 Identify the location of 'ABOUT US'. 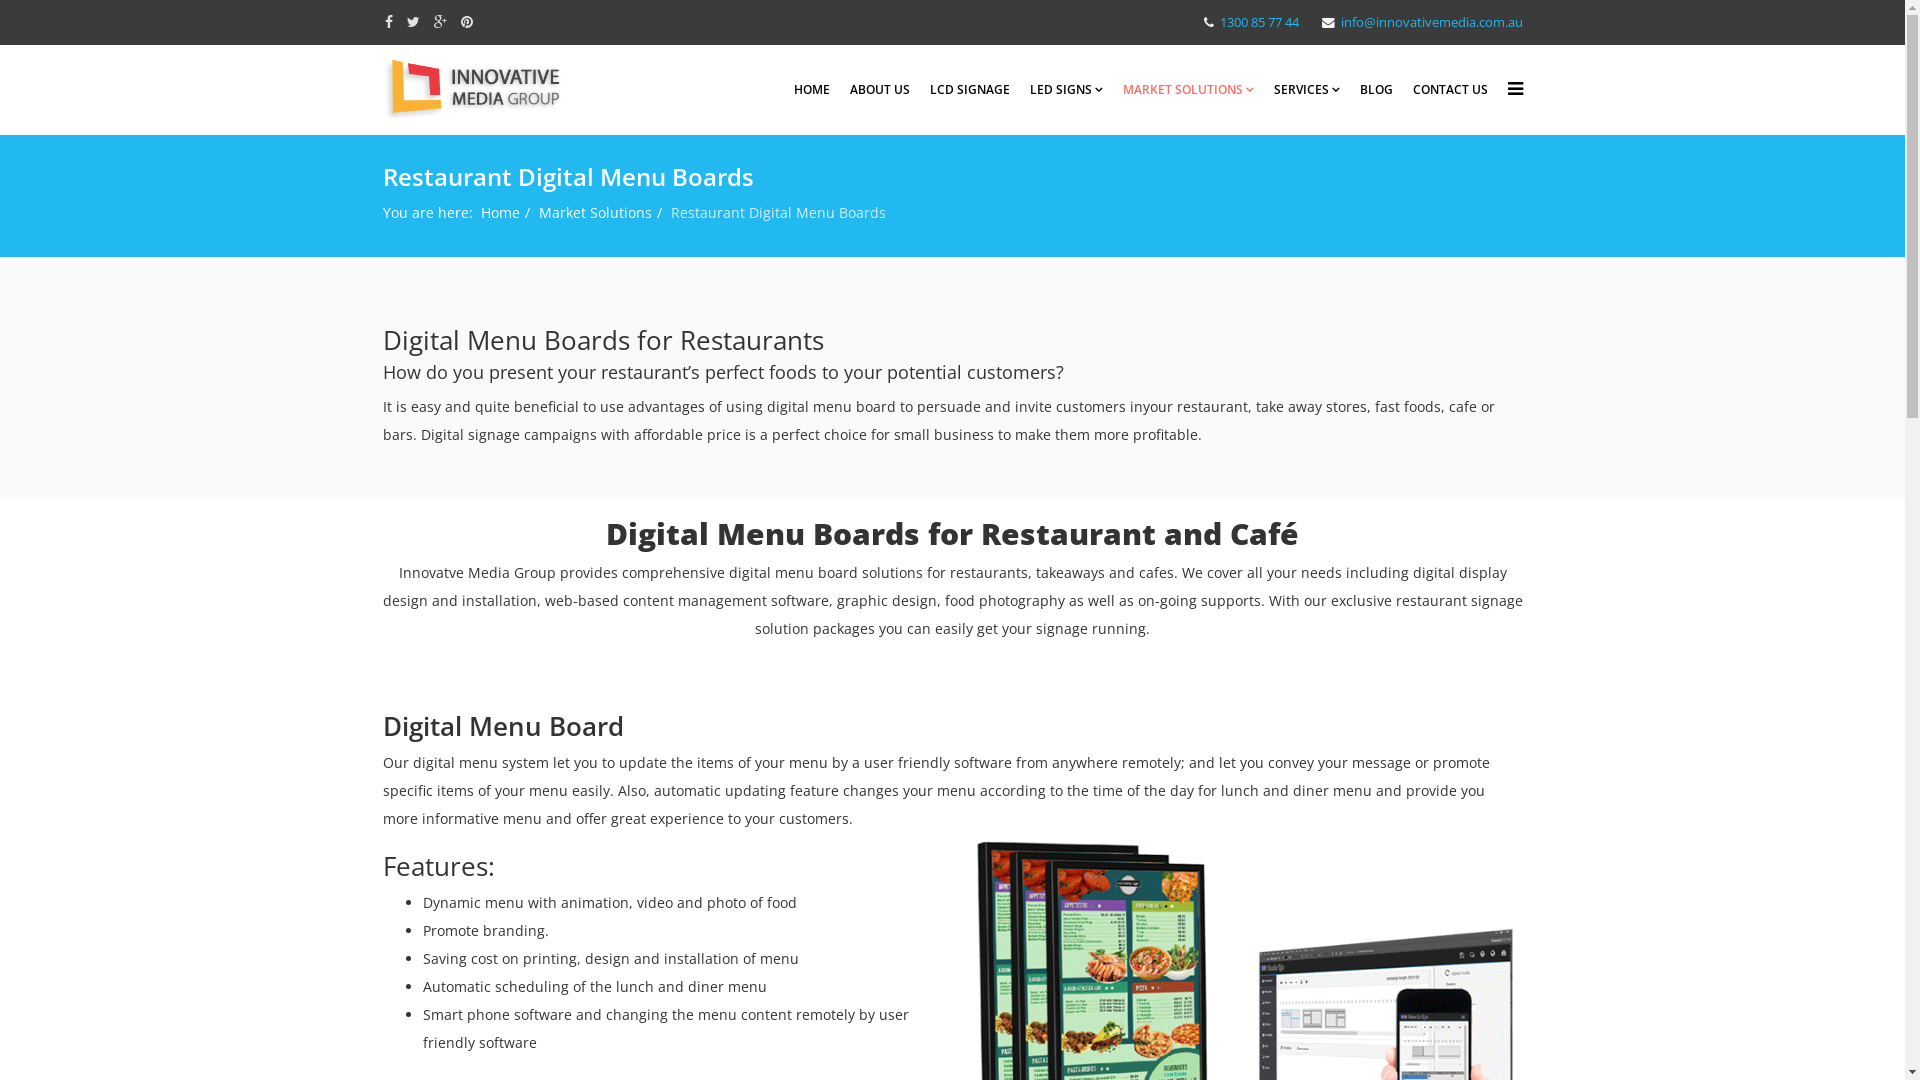
(879, 88).